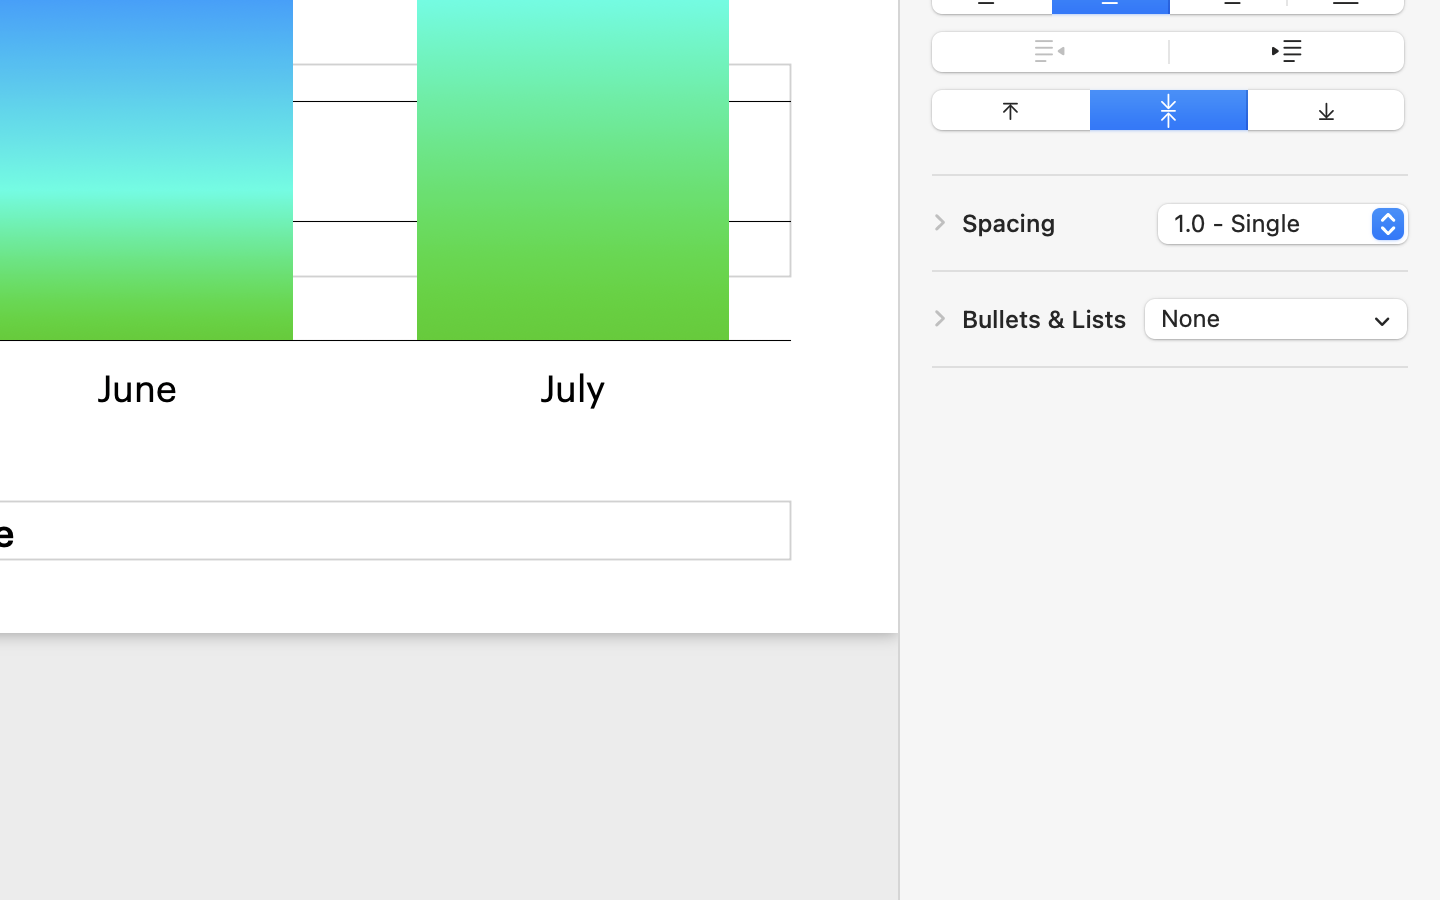 This screenshot has height=900, width=1440. What do you see at coordinates (1284, 225) in the screenshot?
I see `'1.0 - Single'` at bounding box center [1284, 225].